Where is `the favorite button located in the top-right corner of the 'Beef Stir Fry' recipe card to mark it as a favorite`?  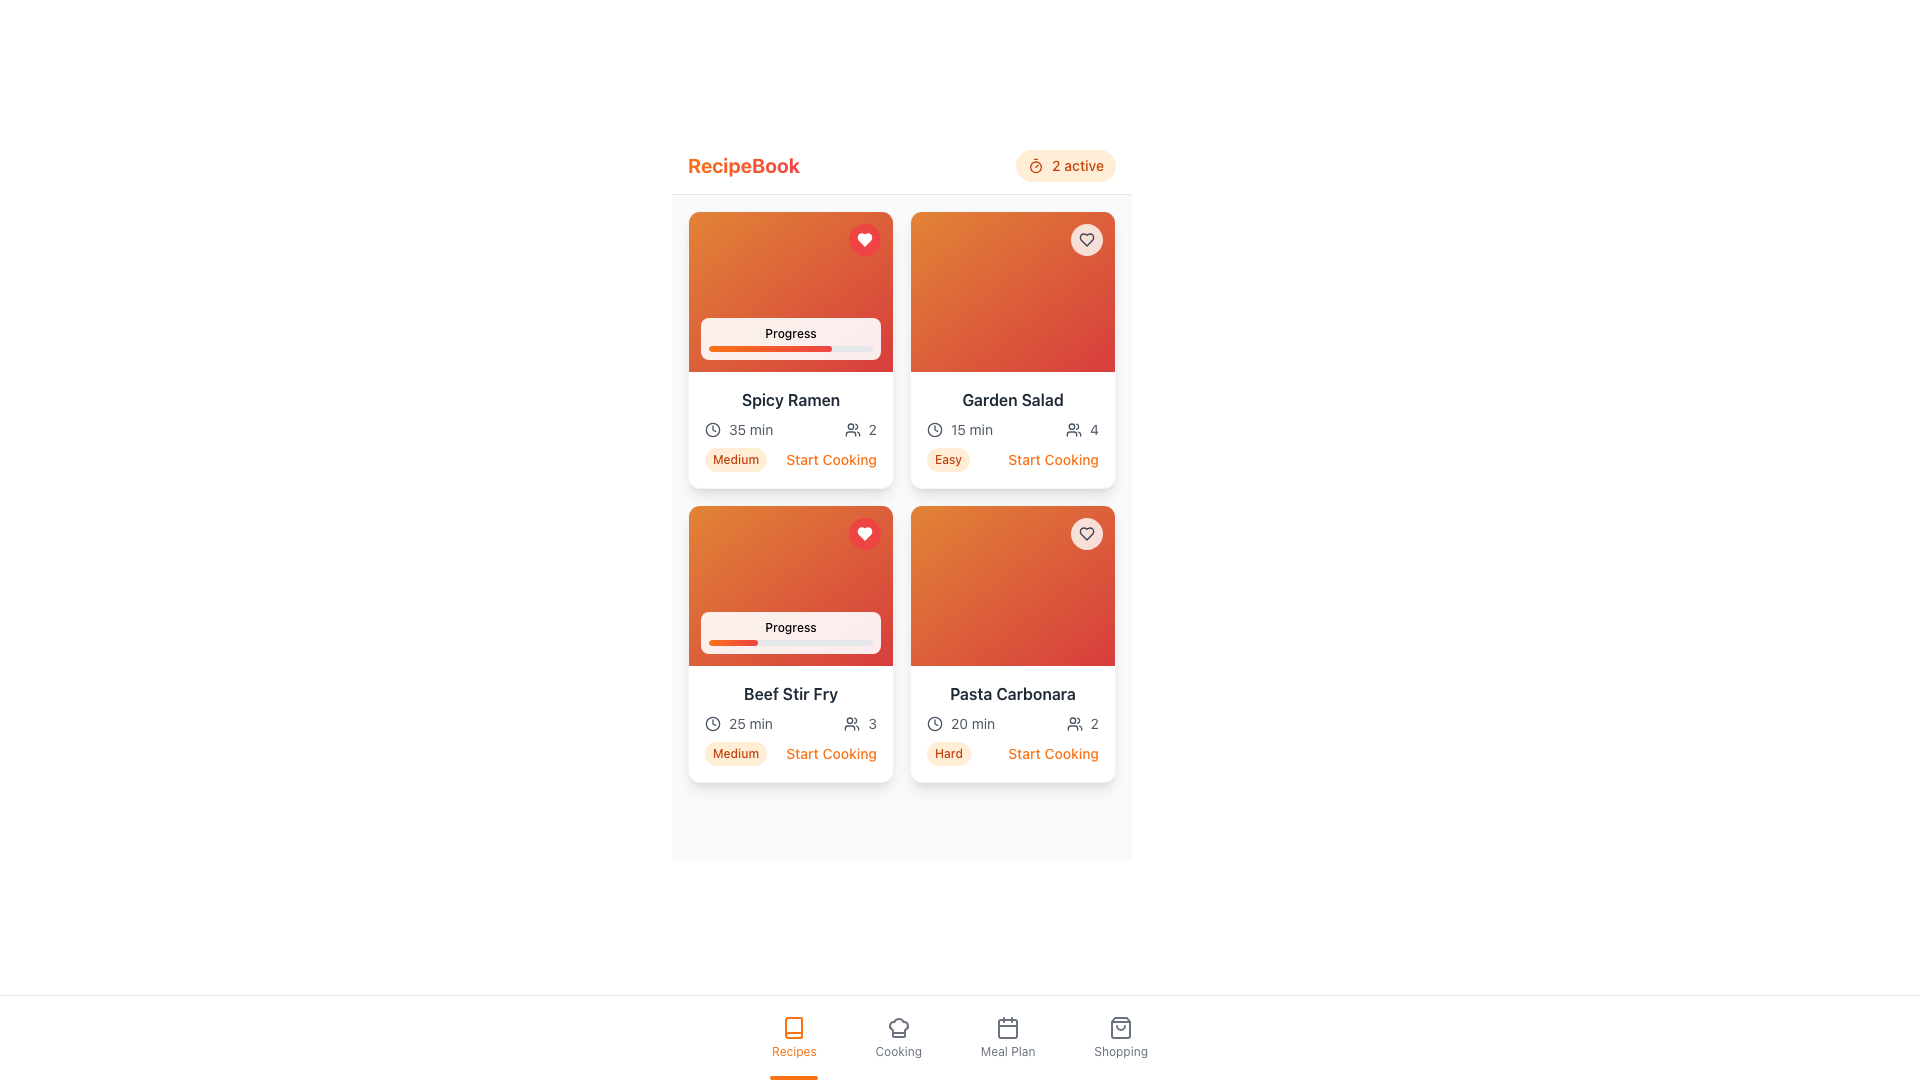
the favorite button located in the top-right corner of the 'Beef Stir Fry' recipe card to mark it as a favorite is located at coordinates (864, 532).